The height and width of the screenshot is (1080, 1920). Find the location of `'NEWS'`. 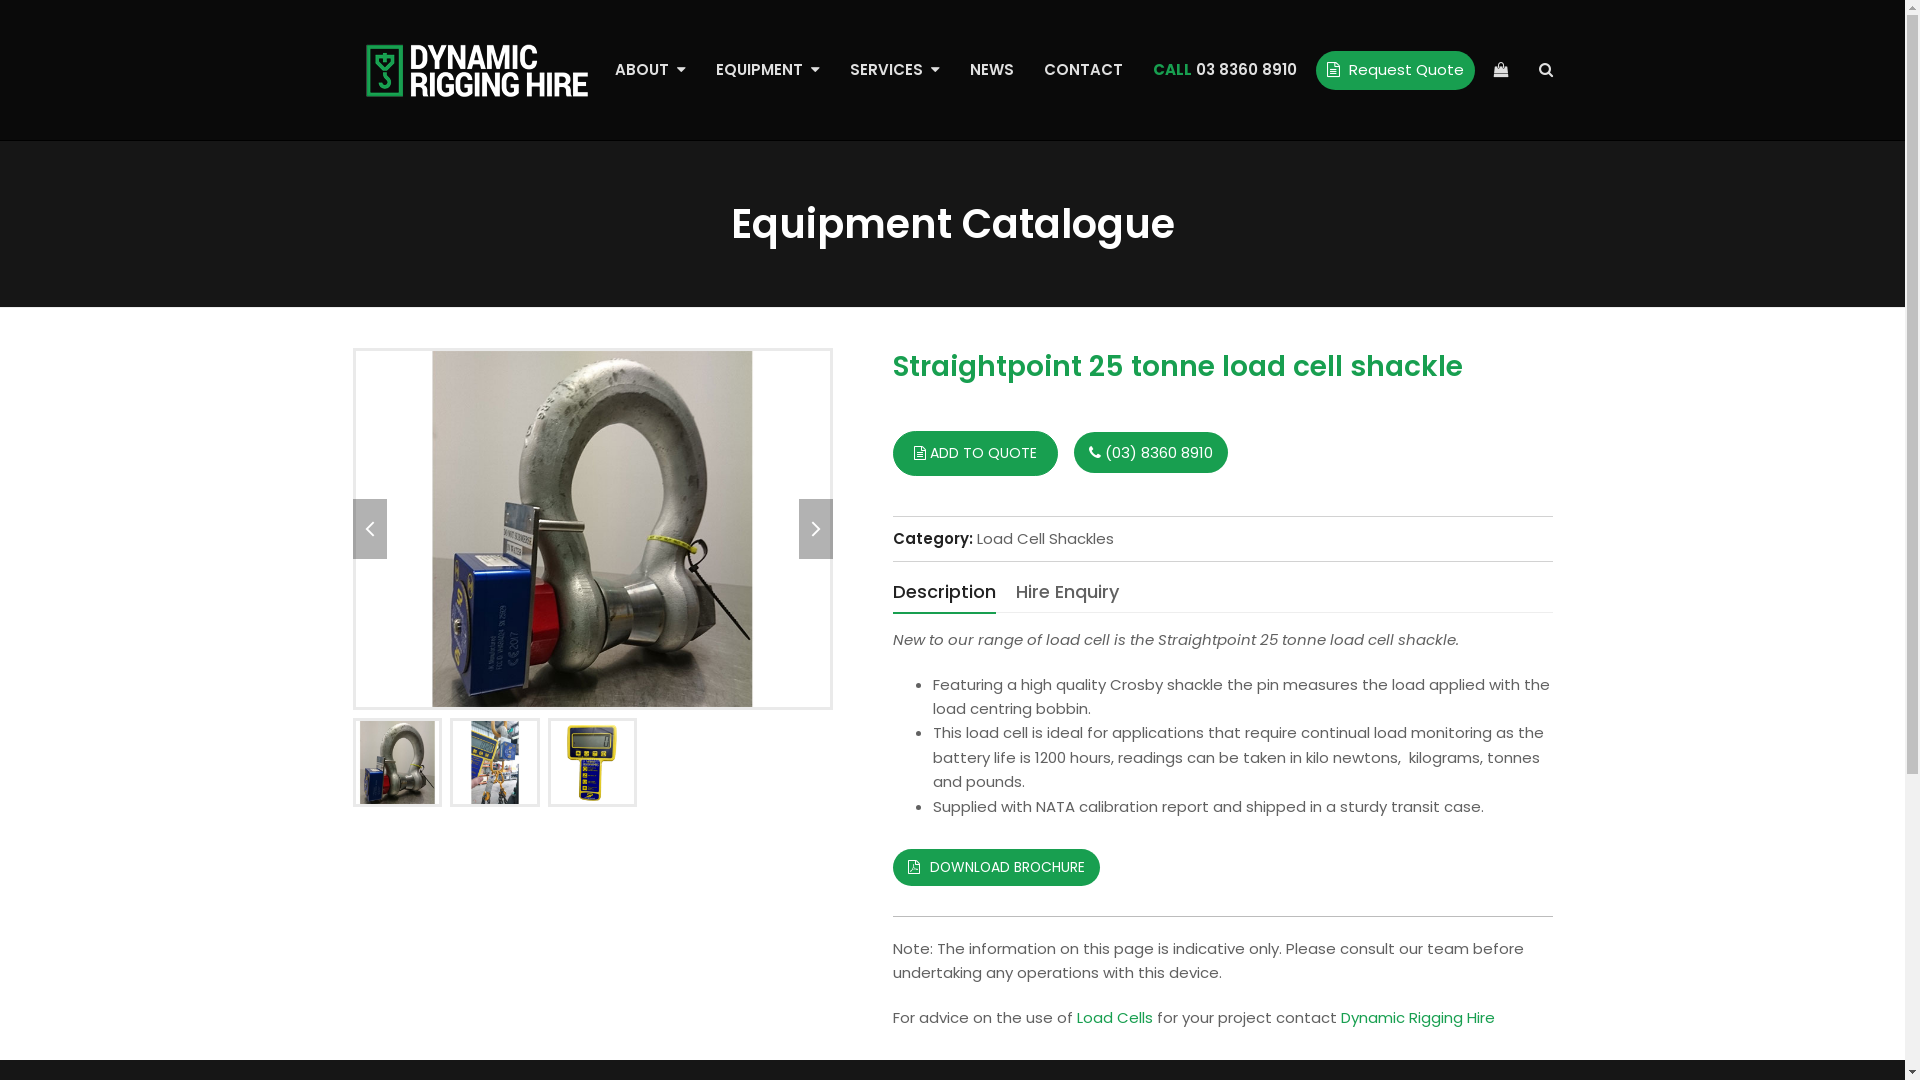

'NEWS' is located at coordinates (990, 68).